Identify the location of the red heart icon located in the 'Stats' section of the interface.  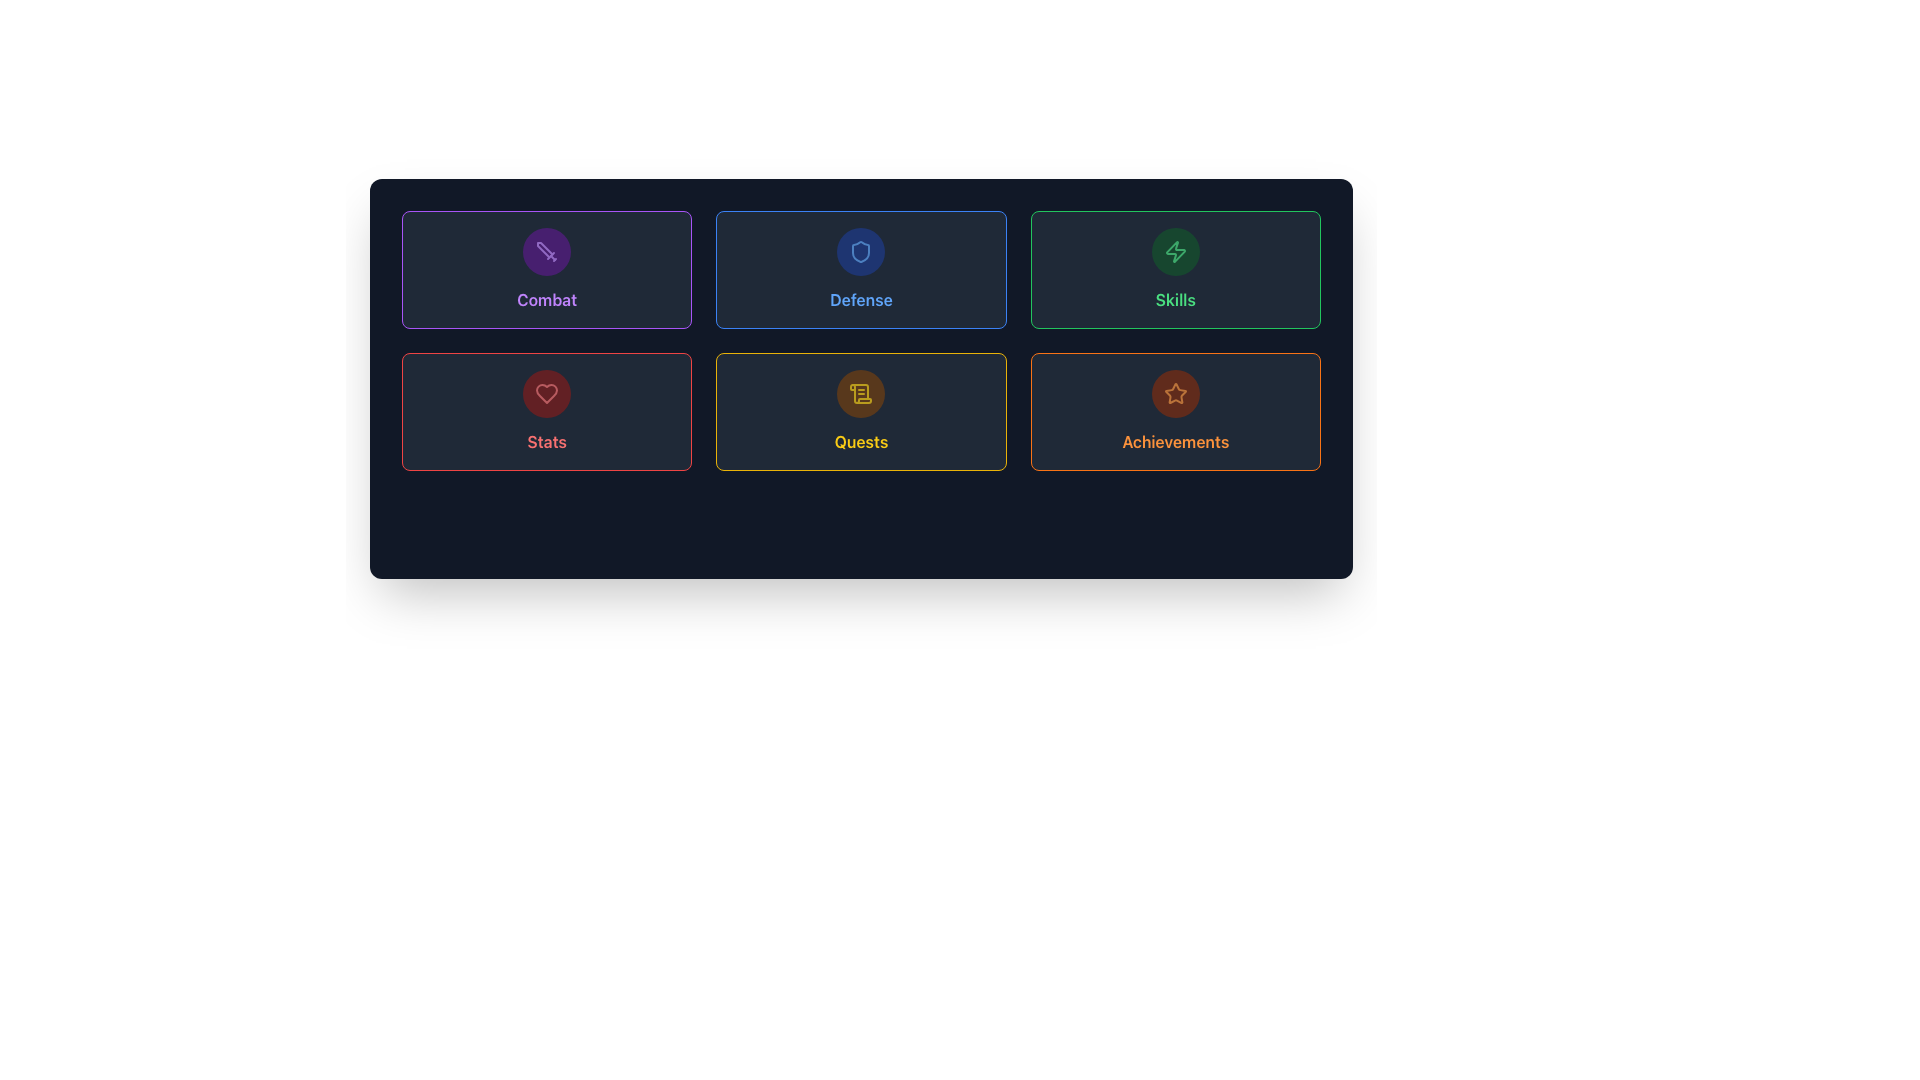
(547, 393).